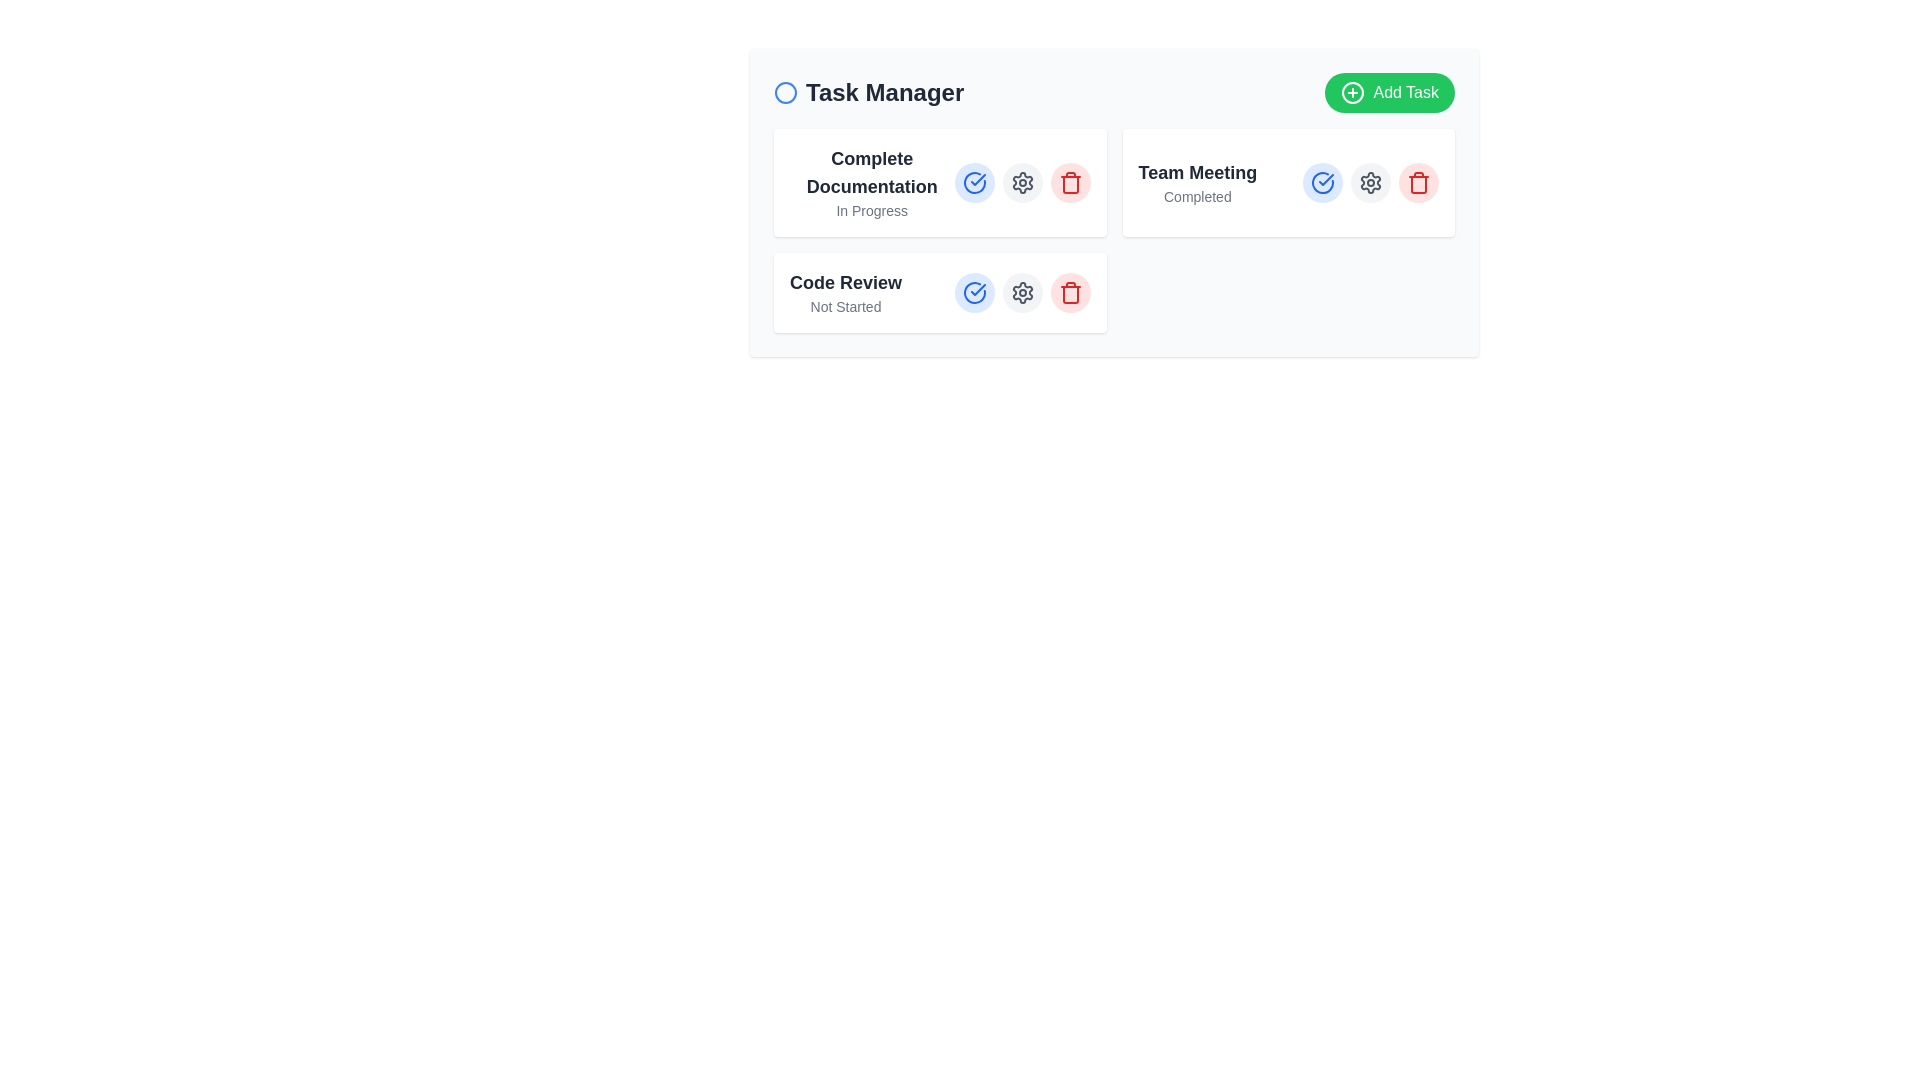 Image resolution: width=1920 pixels, height=1080 pixels. What do you see at coordinates (974, 182) in the screenshot?
I see `the checkmark icon in the bottom-left task card labeled 'Code Review' to mark the task as started` at bounding box center [974, 182].